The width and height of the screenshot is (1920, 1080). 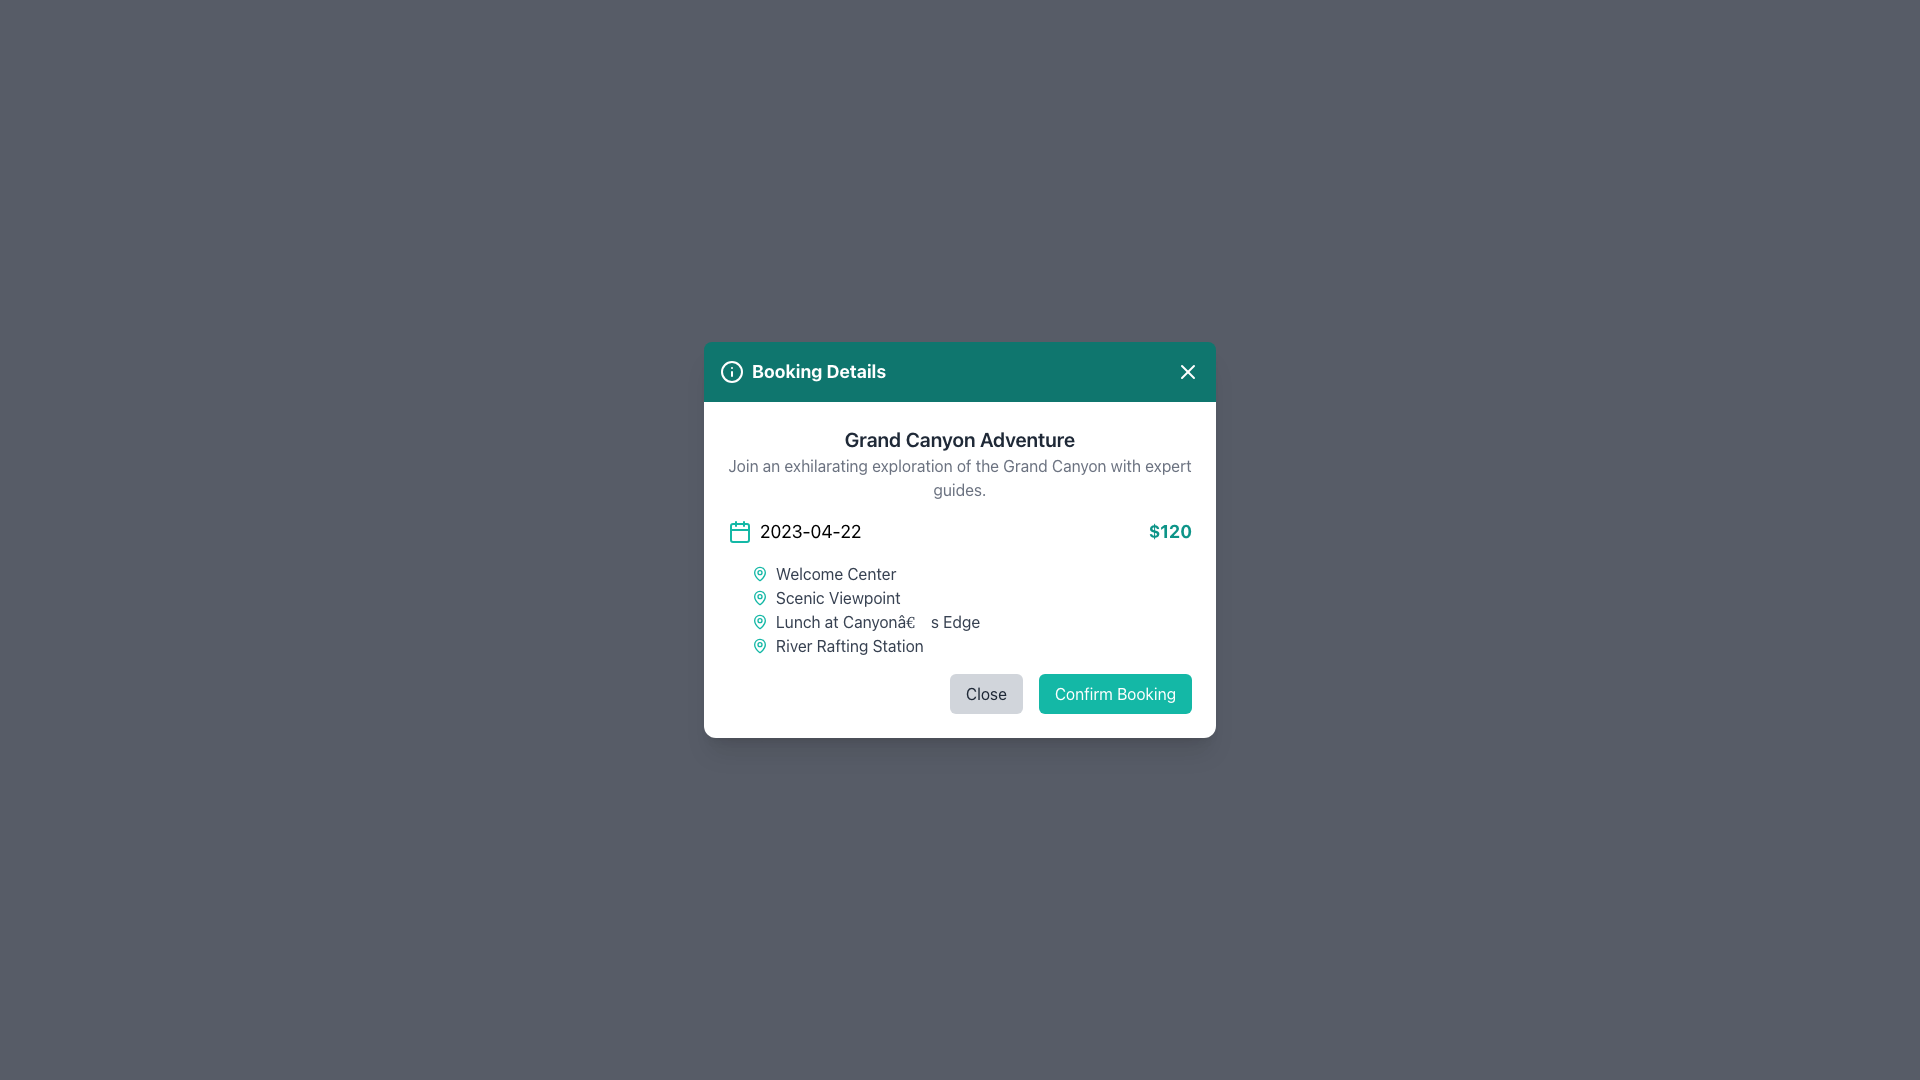 What do you see at coordinates (971, 620) in the screenshot?
I see `text of the List item displaying 'Lunch at Canyon’s Edge' with a teal location pin icon, which is the third item in the vertical list within the booking details modal` at bounding box center [971, 620].